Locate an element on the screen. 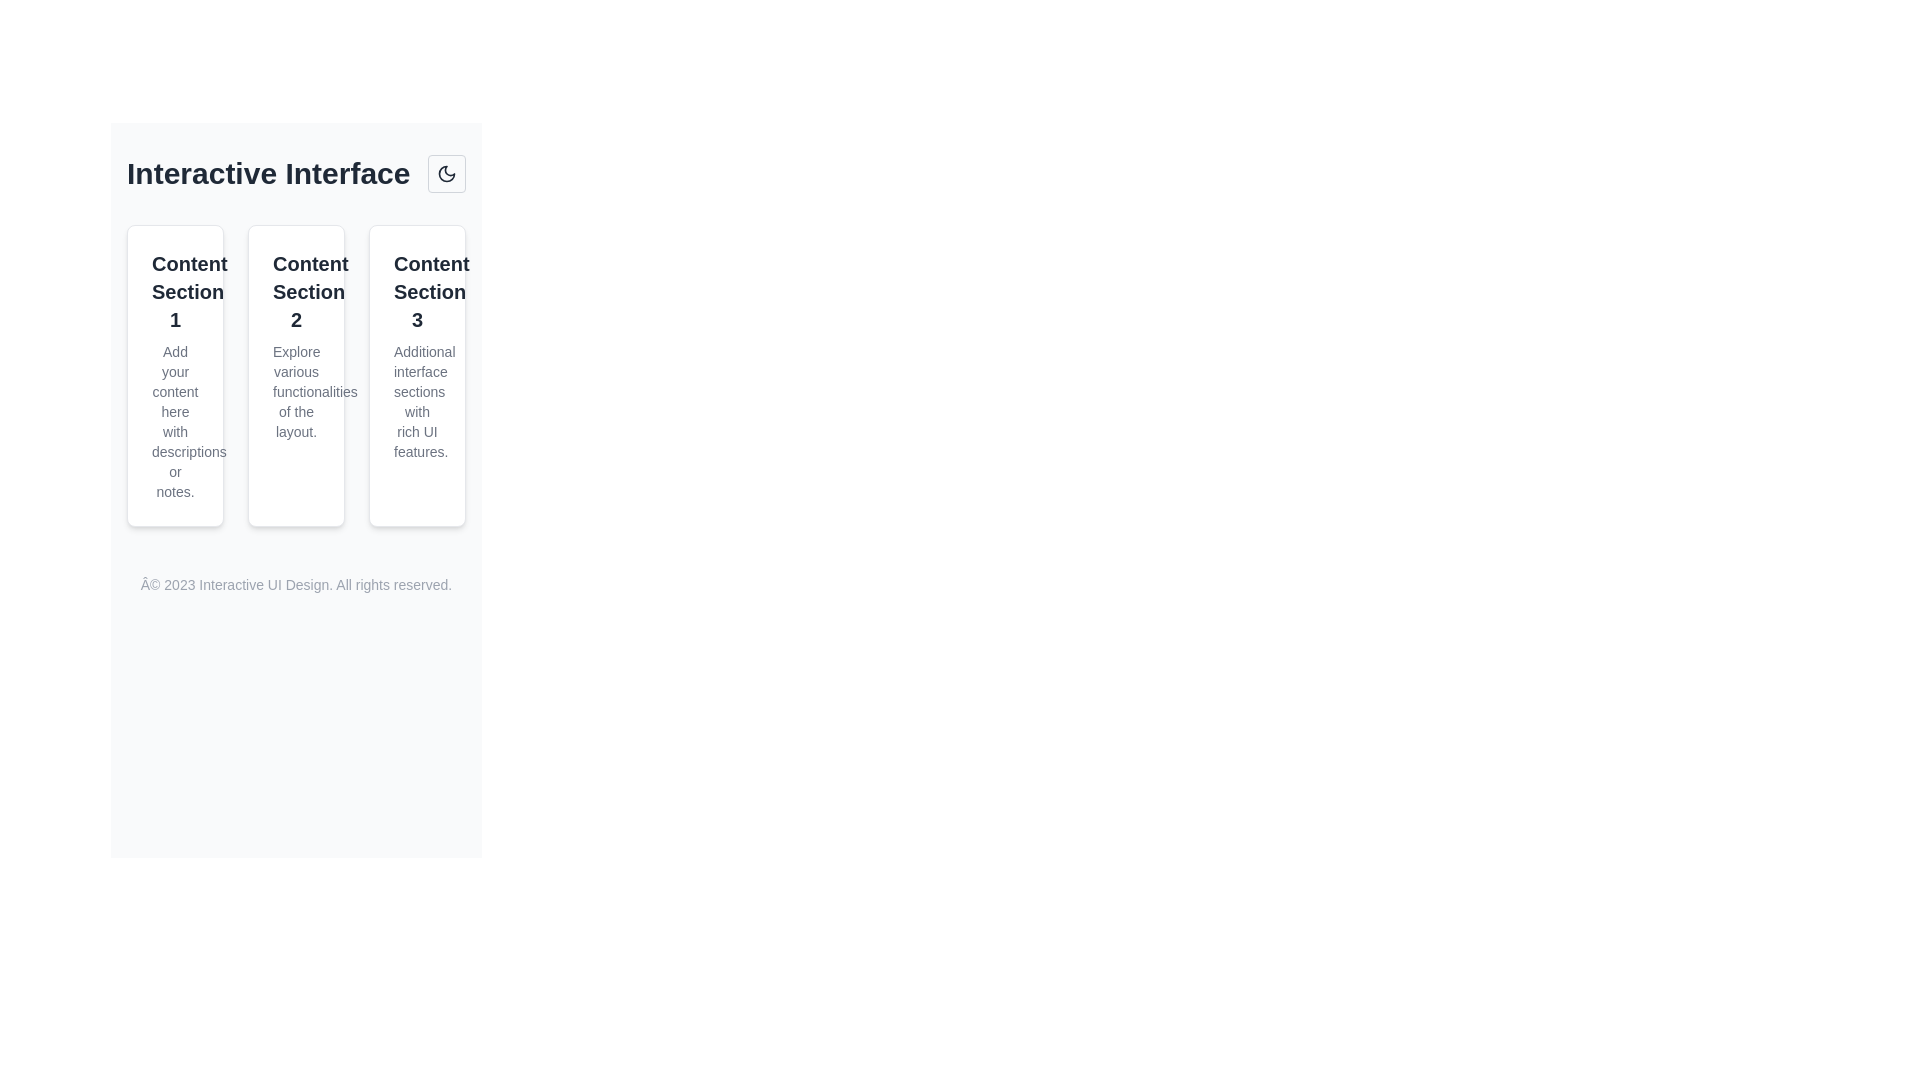  the graphical icon representing the theme toggle for night mode located in the top-right corner of the interface near the title 'Interactive Interface' is located at coordinates (445, 172).